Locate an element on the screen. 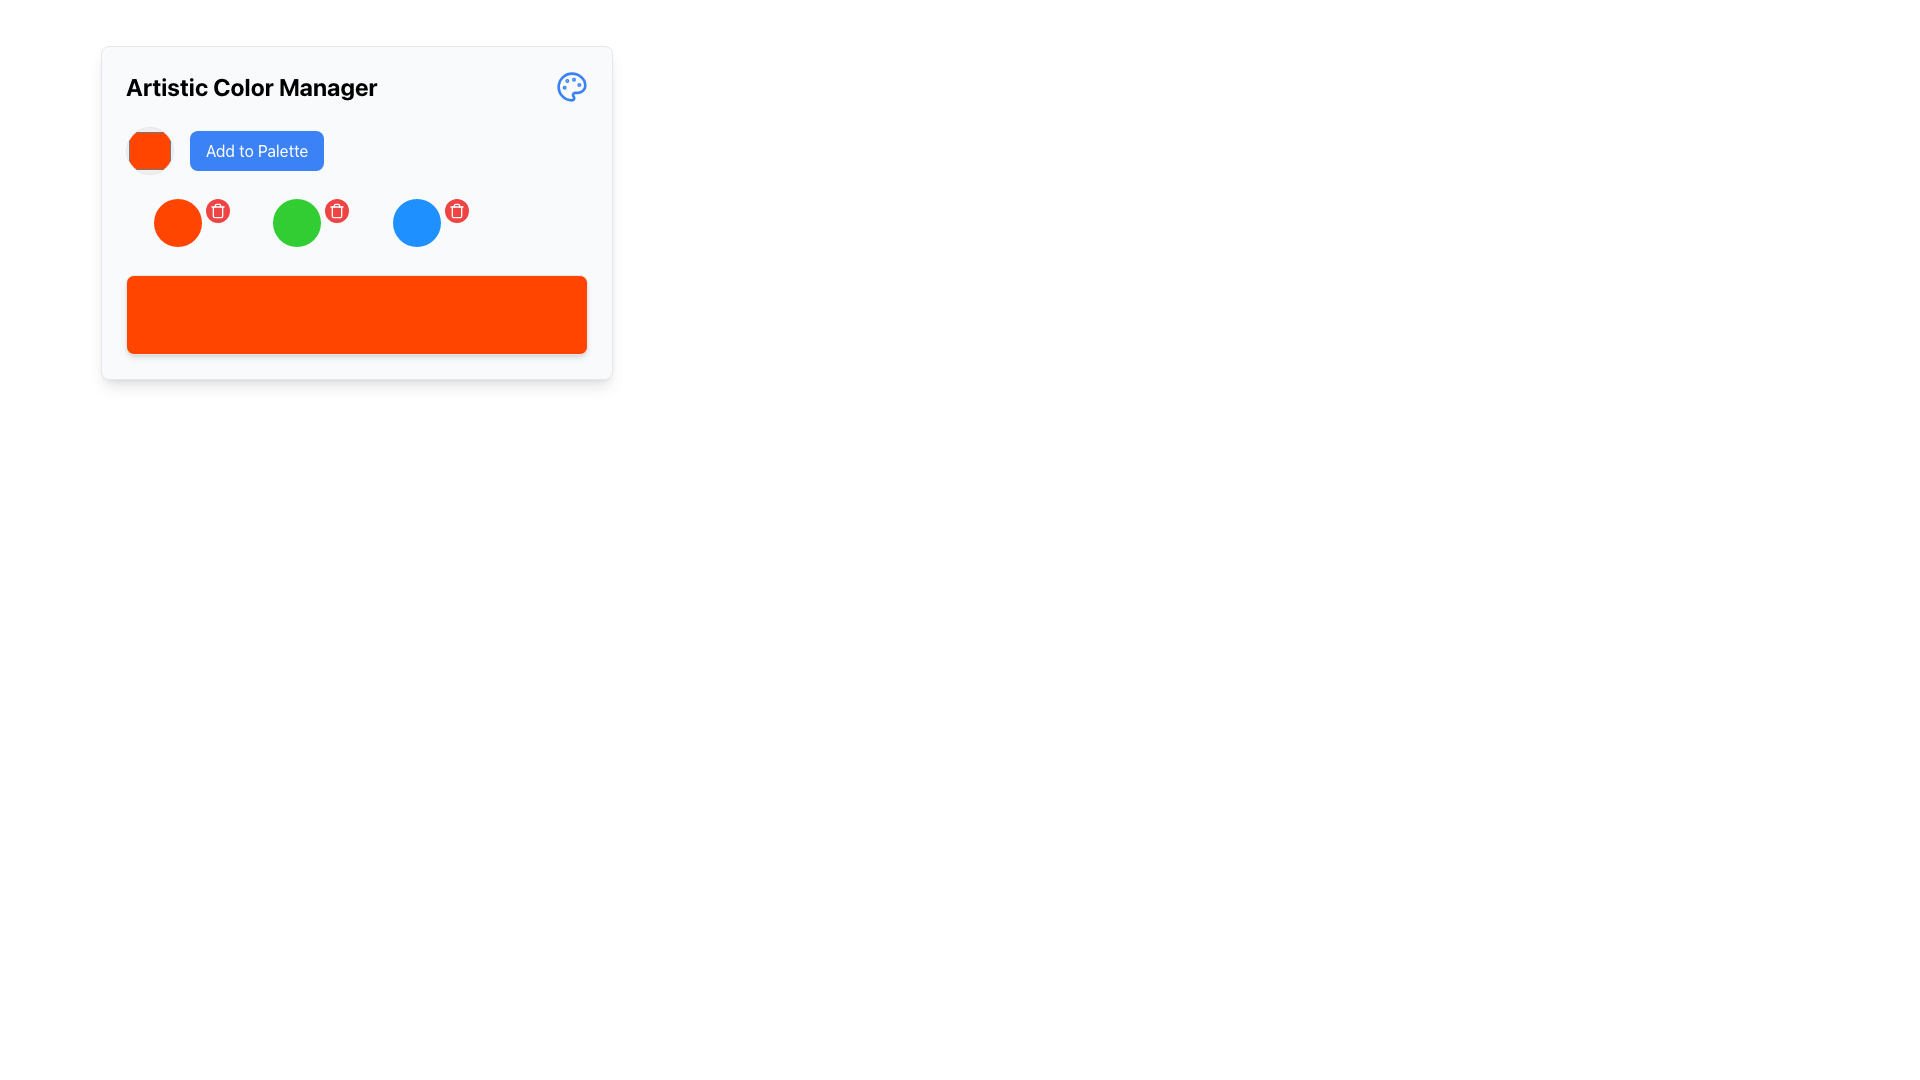  the red circular button with a white trash can icon located on the top-right edge of the blue circular icon in the 'Artistic Color Manager' module is located at coordinates (455, 211).